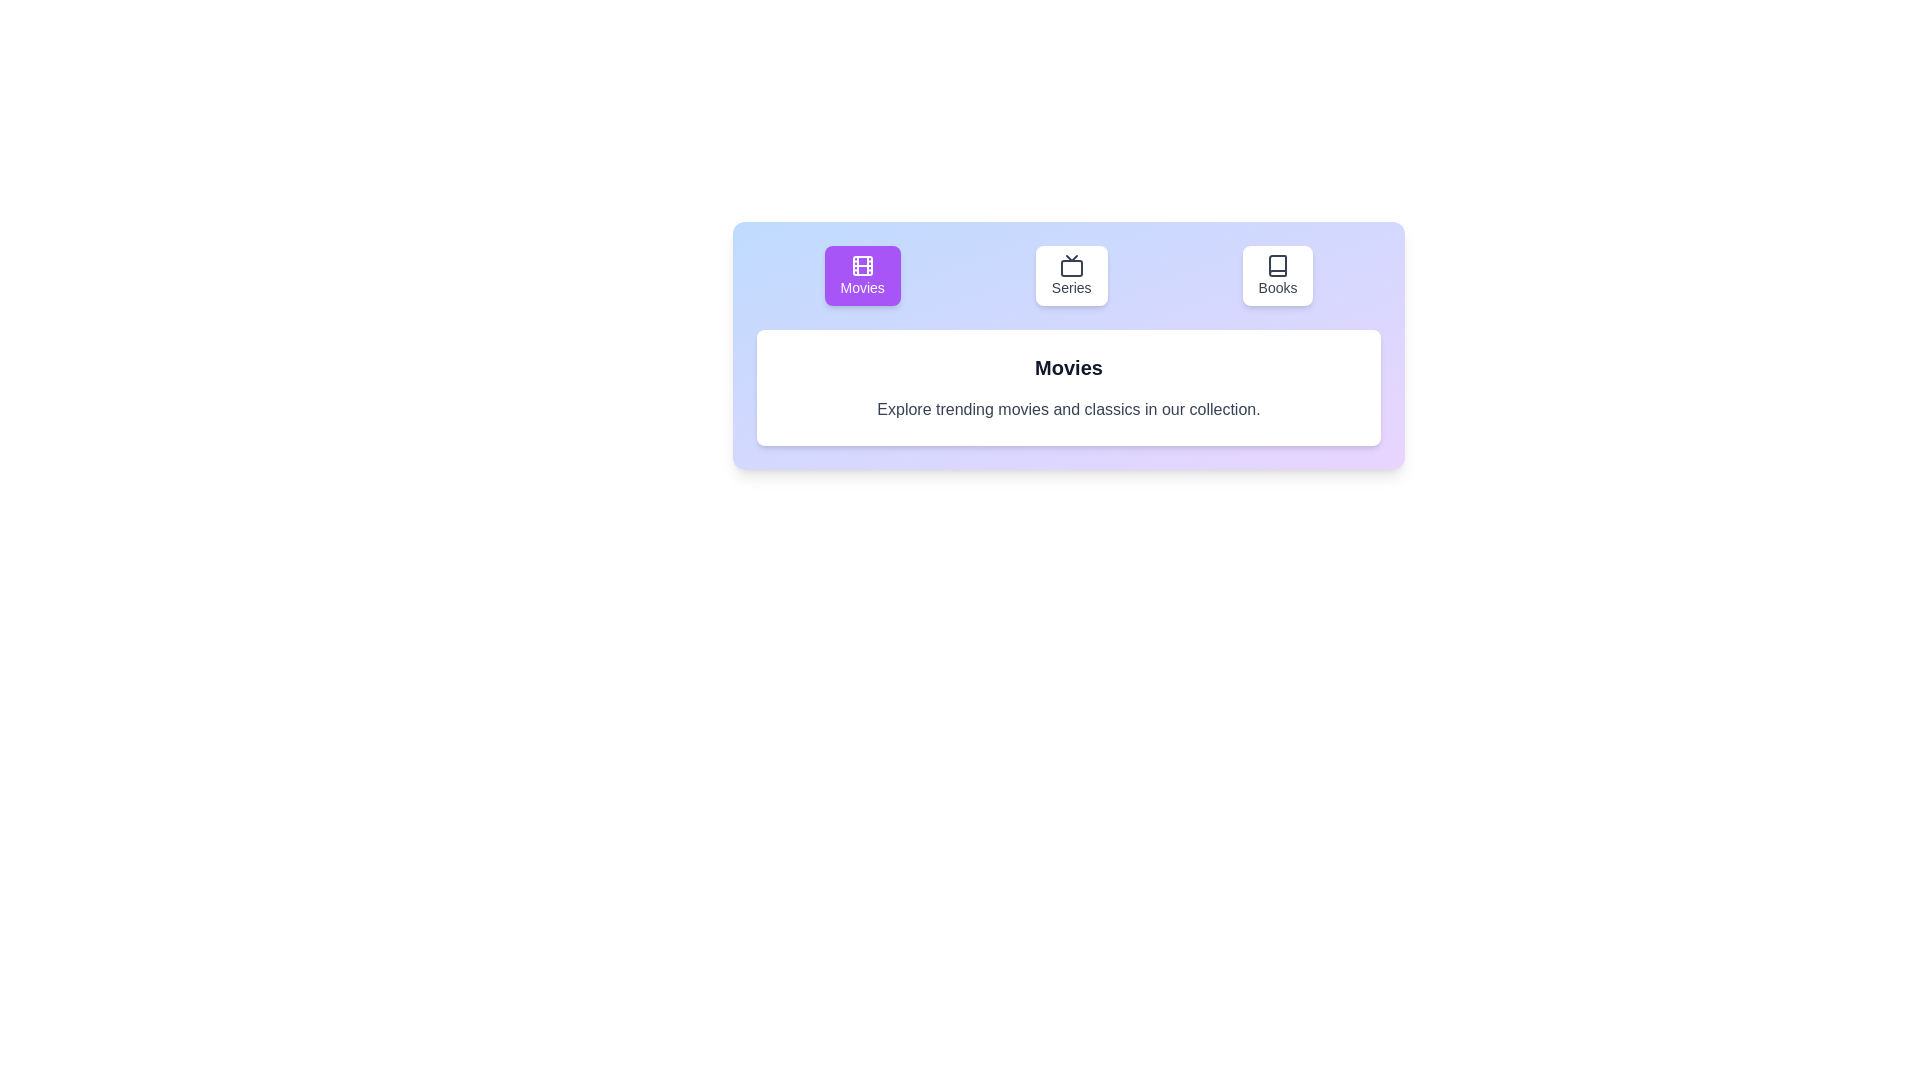 The width and height of the screenshot is (1920, 1080). I want to click on the tab labeled Books to observe its hover effect, so click(1276, 276).